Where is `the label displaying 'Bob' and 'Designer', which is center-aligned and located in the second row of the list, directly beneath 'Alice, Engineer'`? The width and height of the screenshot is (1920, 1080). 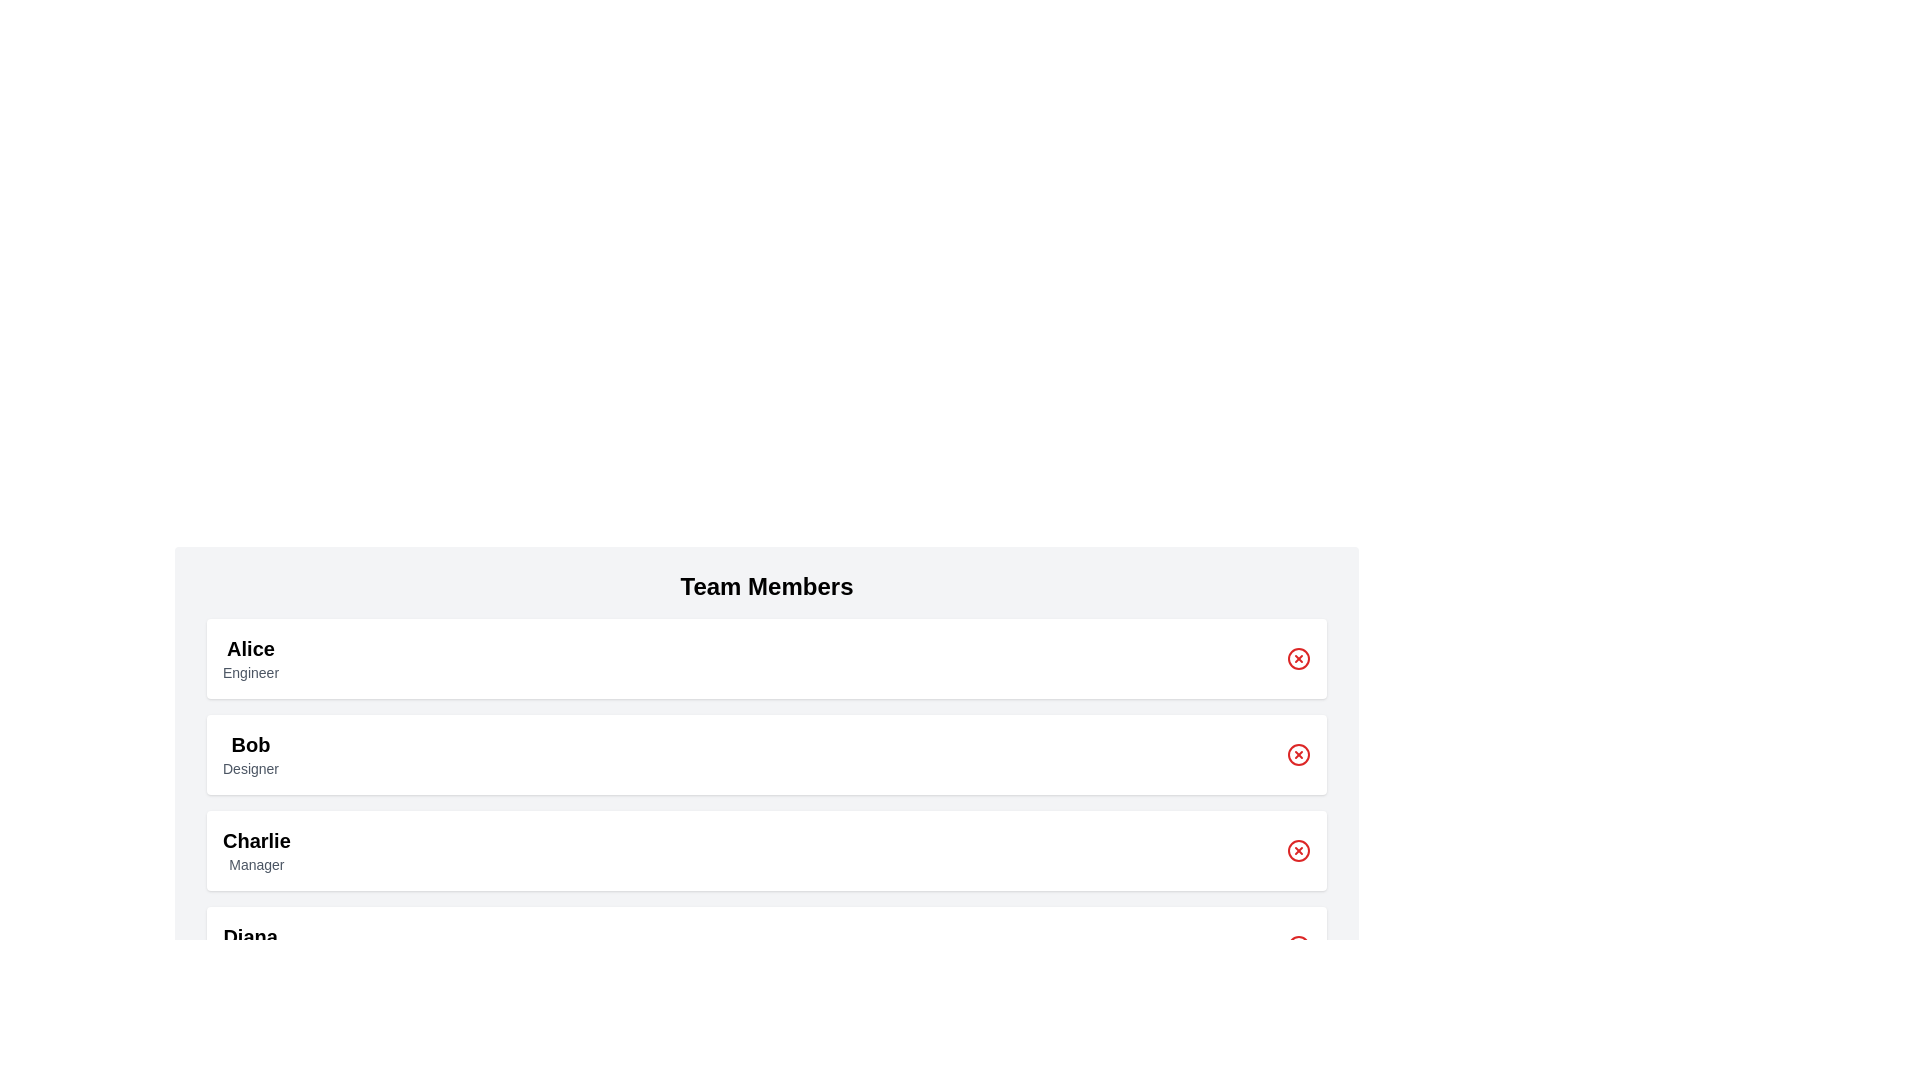 the label displaying 'Bob' and 'Designer', which is center-aligned and located in the second row of the list, directly beneath 'Alice, Engineer' is located at coordinates (249, 755).